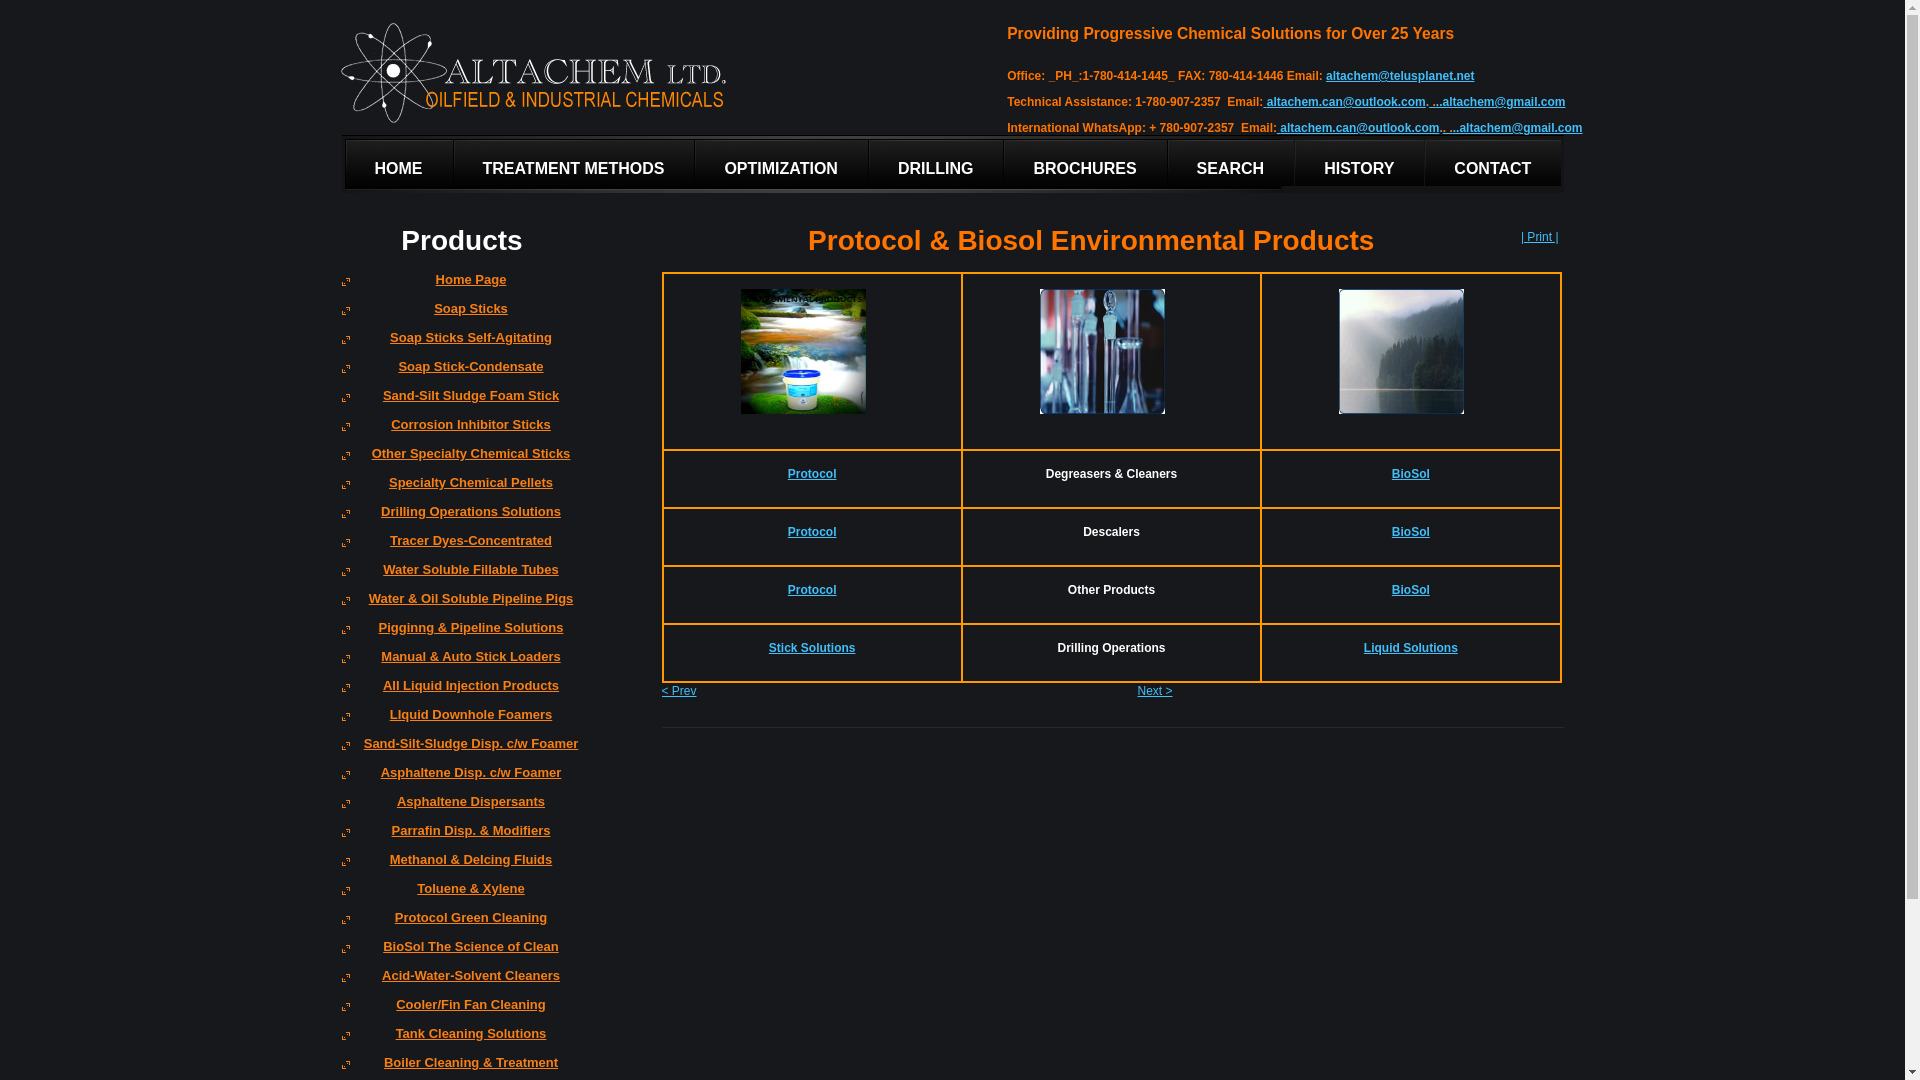 Image resolution: width=1920 pixels, height=1080 pixels. What do you see at coordinates (461, 402) in the screenshot?
I see `'Sand-Silt Sludge Foam Stick'` at bounding box center [461, 402].